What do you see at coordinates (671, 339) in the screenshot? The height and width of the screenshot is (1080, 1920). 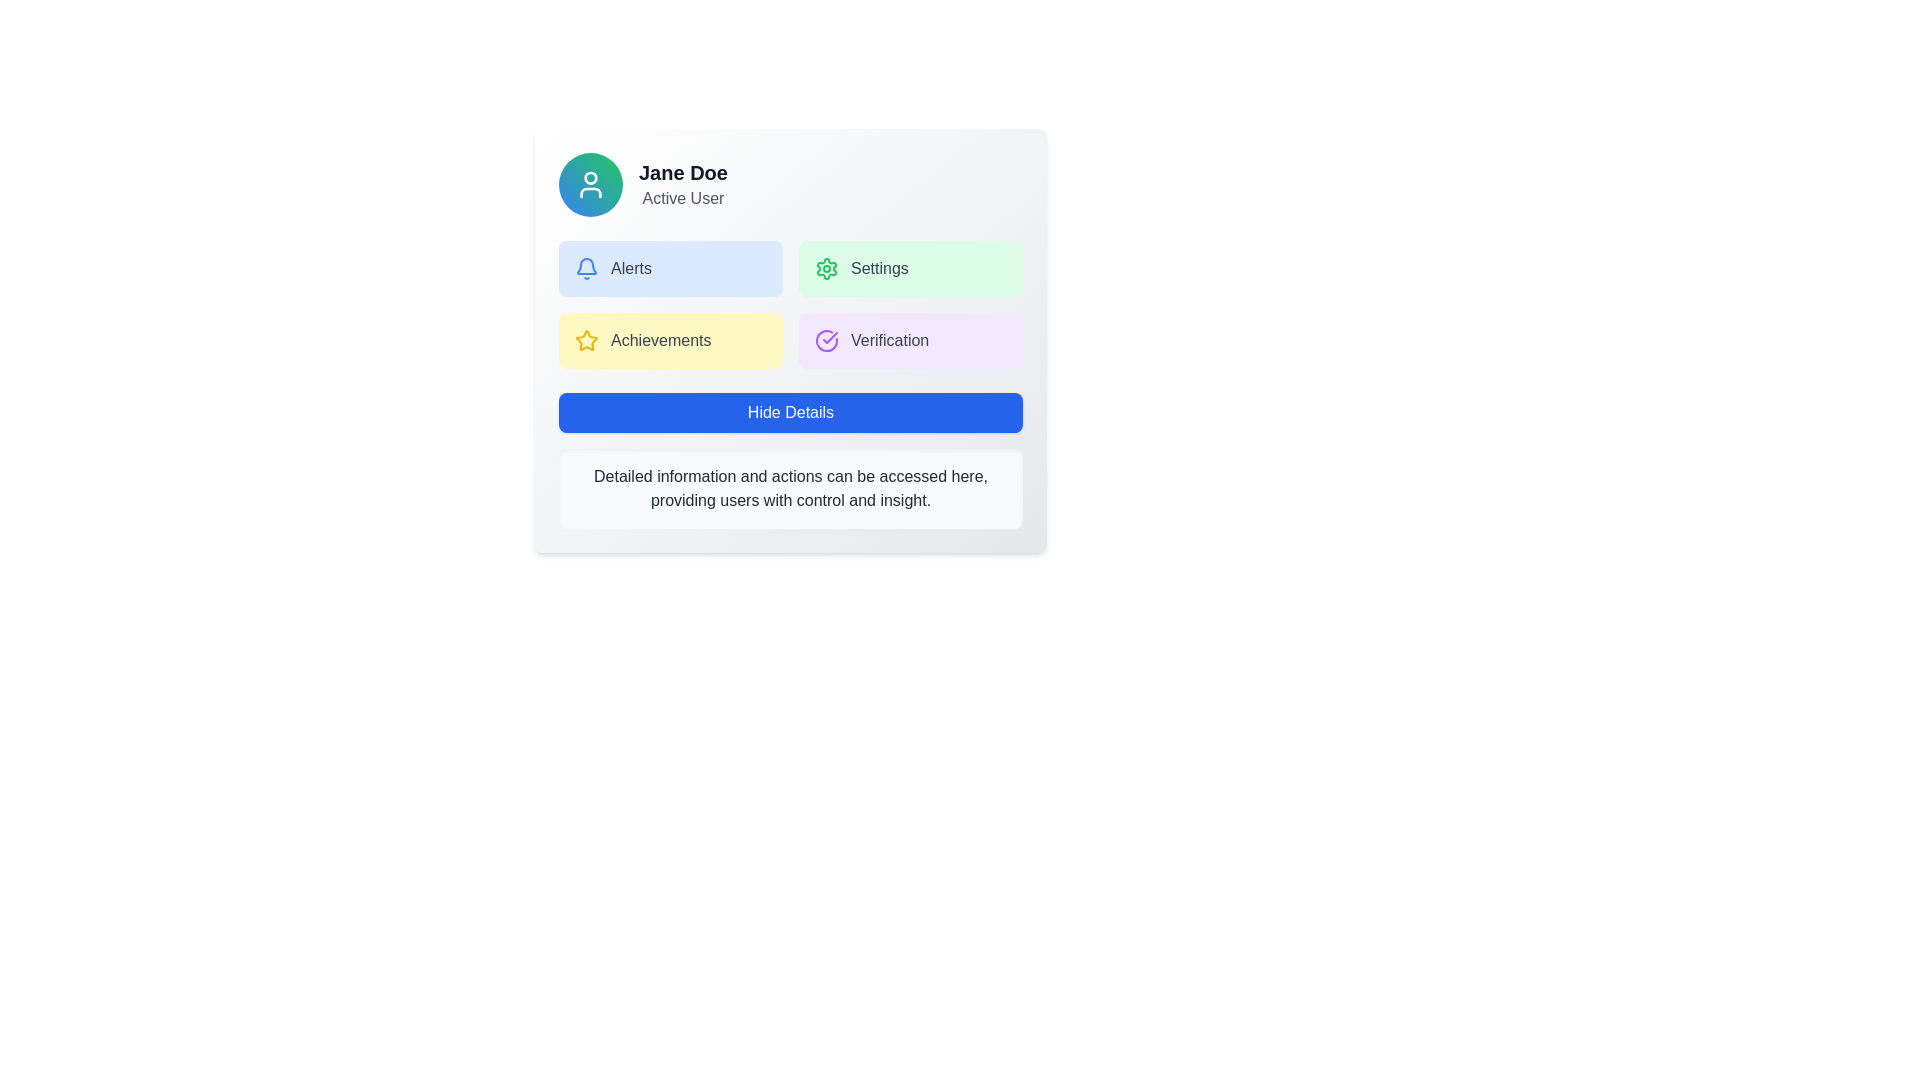 I see `text 'Achievements' from the light yellow card with rounded corners located in the top-middle part of the interface` at bounding box center [671, 339].